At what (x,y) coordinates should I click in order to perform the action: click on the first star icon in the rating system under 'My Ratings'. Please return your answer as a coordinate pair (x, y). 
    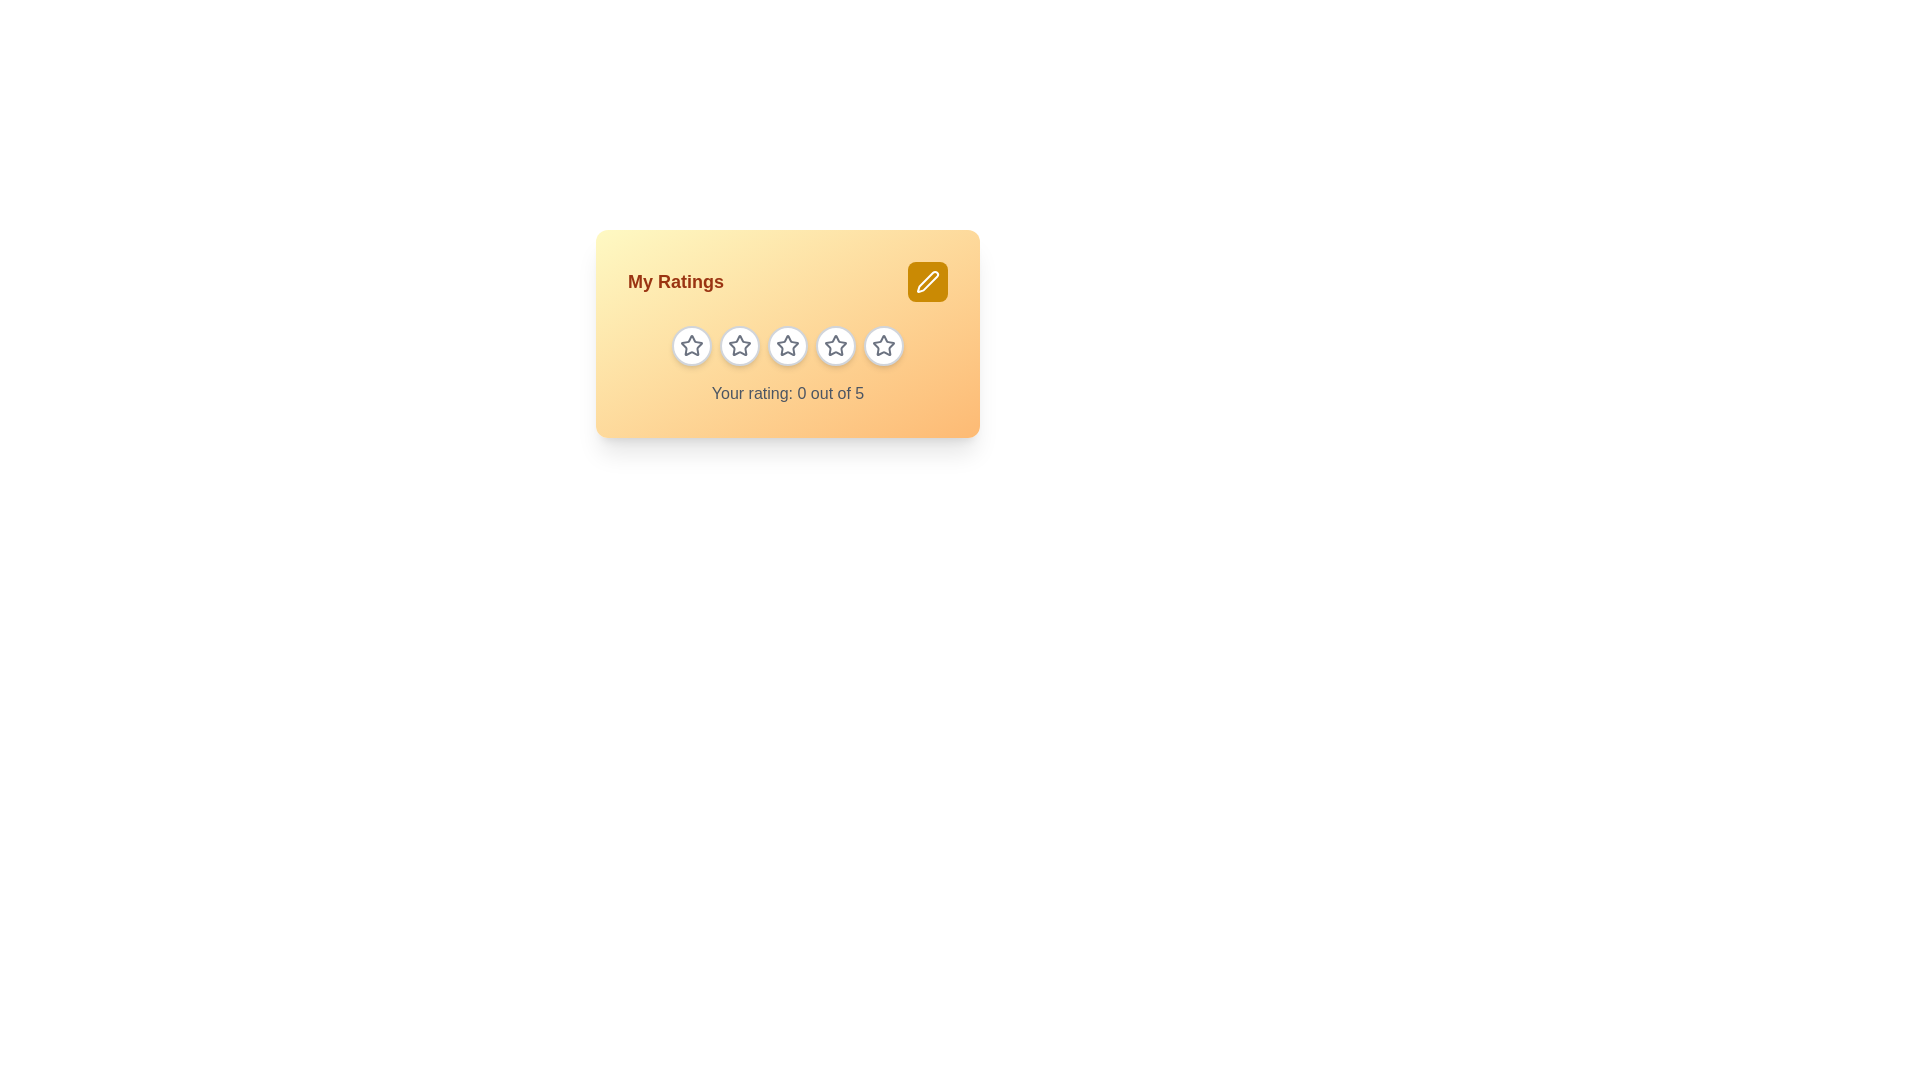
    Looking at the image, I should click on (691, 345).